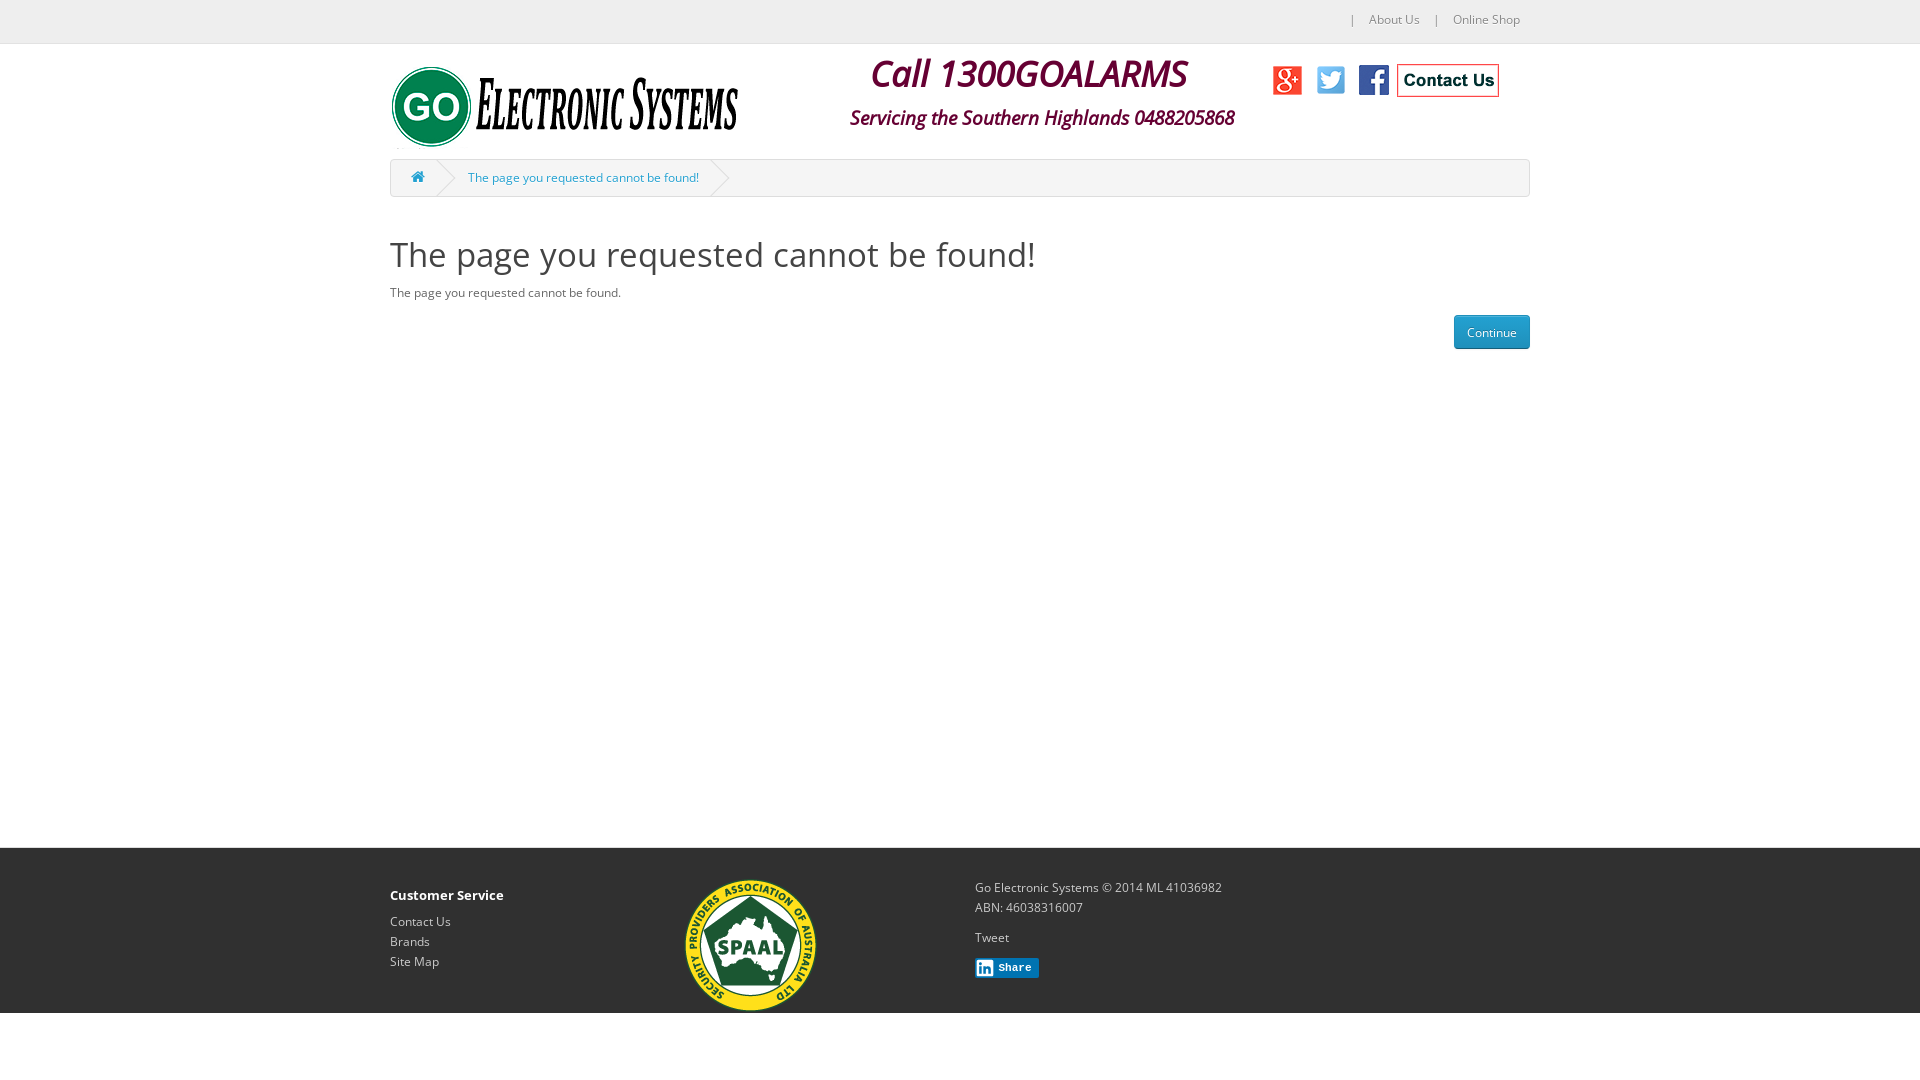 This screenshot has height=1080, width=1920. I want to click on 'Continue', so click(1492, 330).